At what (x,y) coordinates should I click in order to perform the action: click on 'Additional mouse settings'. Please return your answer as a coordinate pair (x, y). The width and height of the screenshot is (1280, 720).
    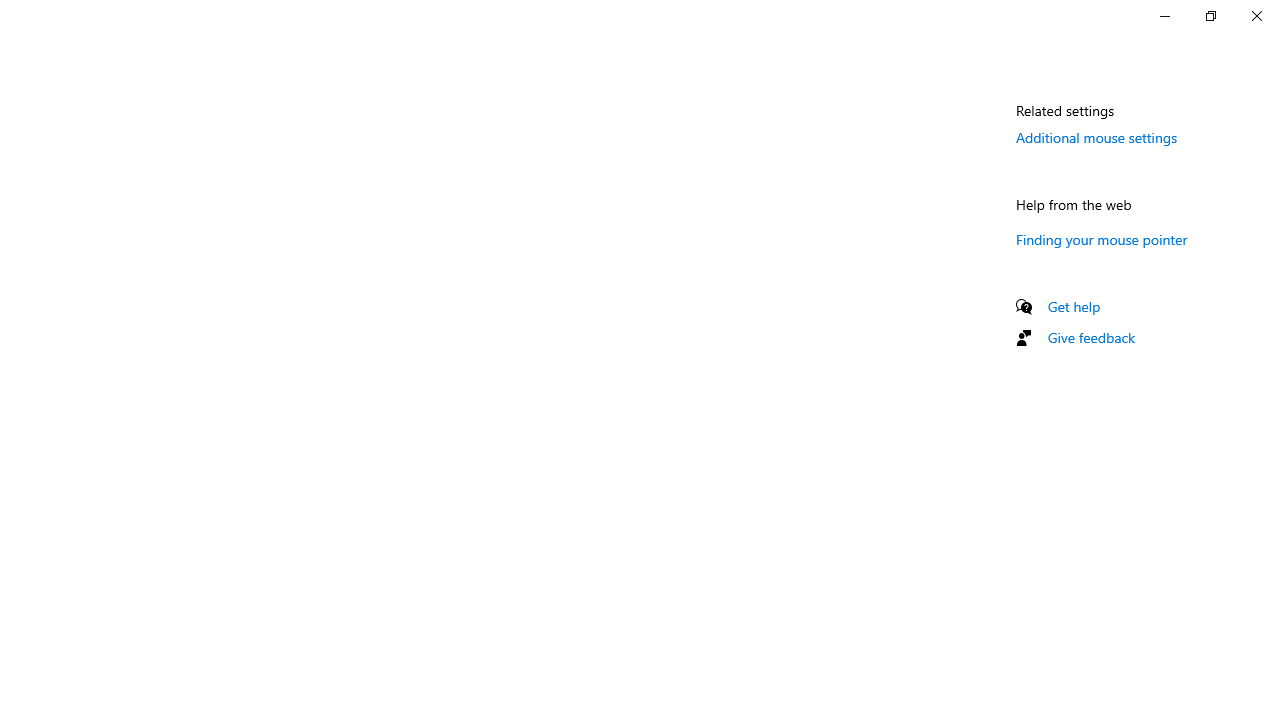
    Looking at the image, I should click on (1095, 136).